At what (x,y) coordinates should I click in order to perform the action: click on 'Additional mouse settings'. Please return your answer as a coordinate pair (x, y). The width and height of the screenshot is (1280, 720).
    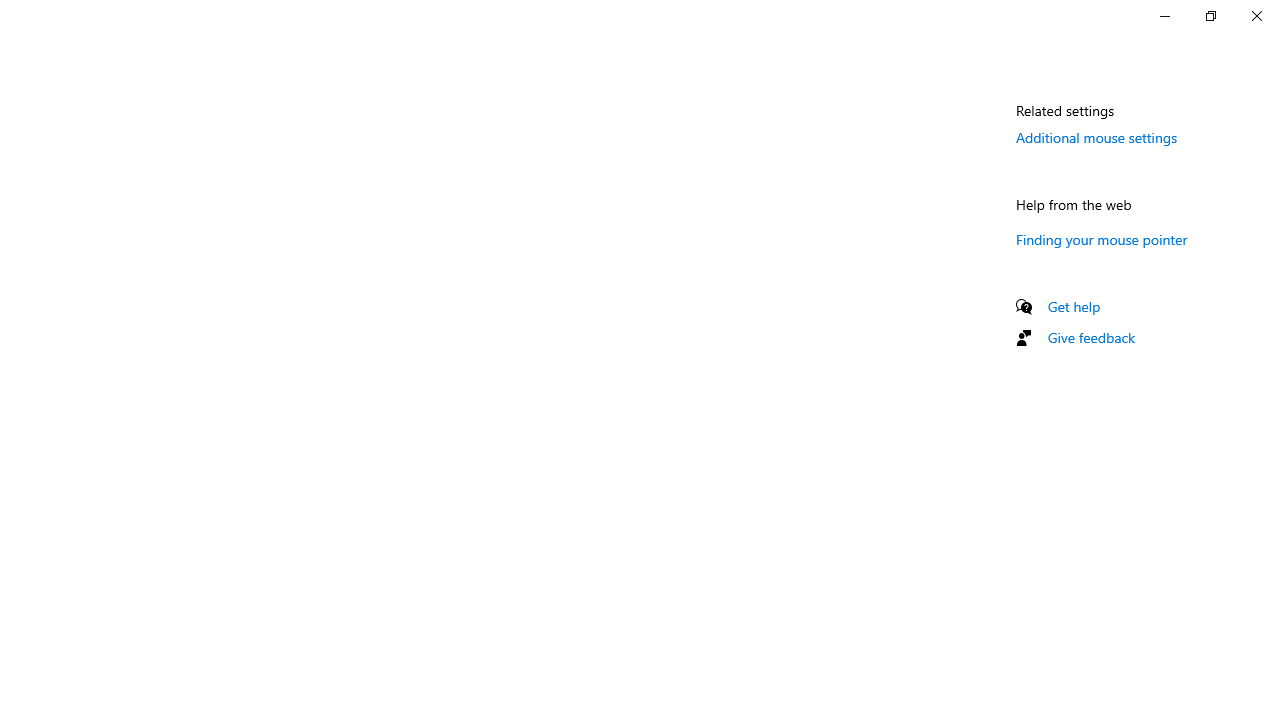
    Looking at the image, I should click on (1095, 136).